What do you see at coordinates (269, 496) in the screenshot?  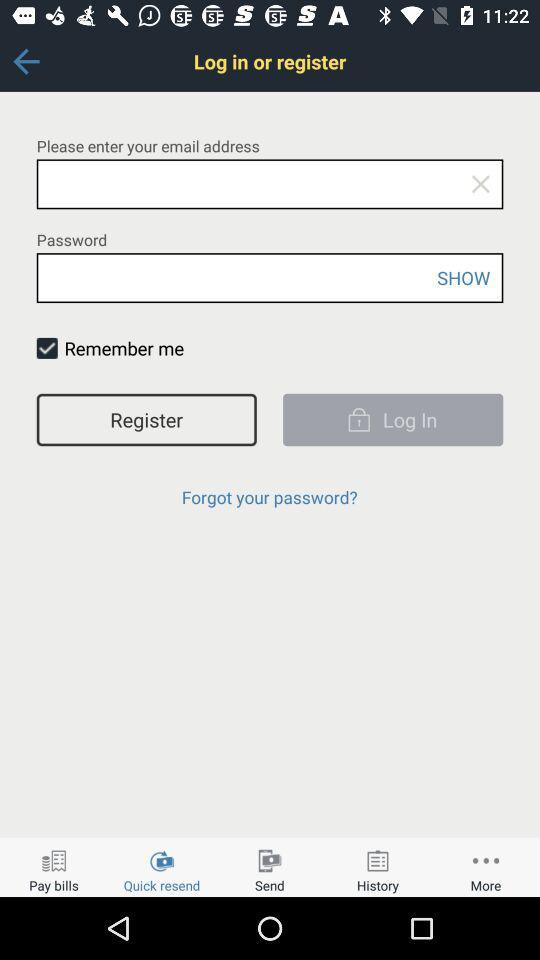 I see `the forgot your password? item` at bounding box center [269, 496].